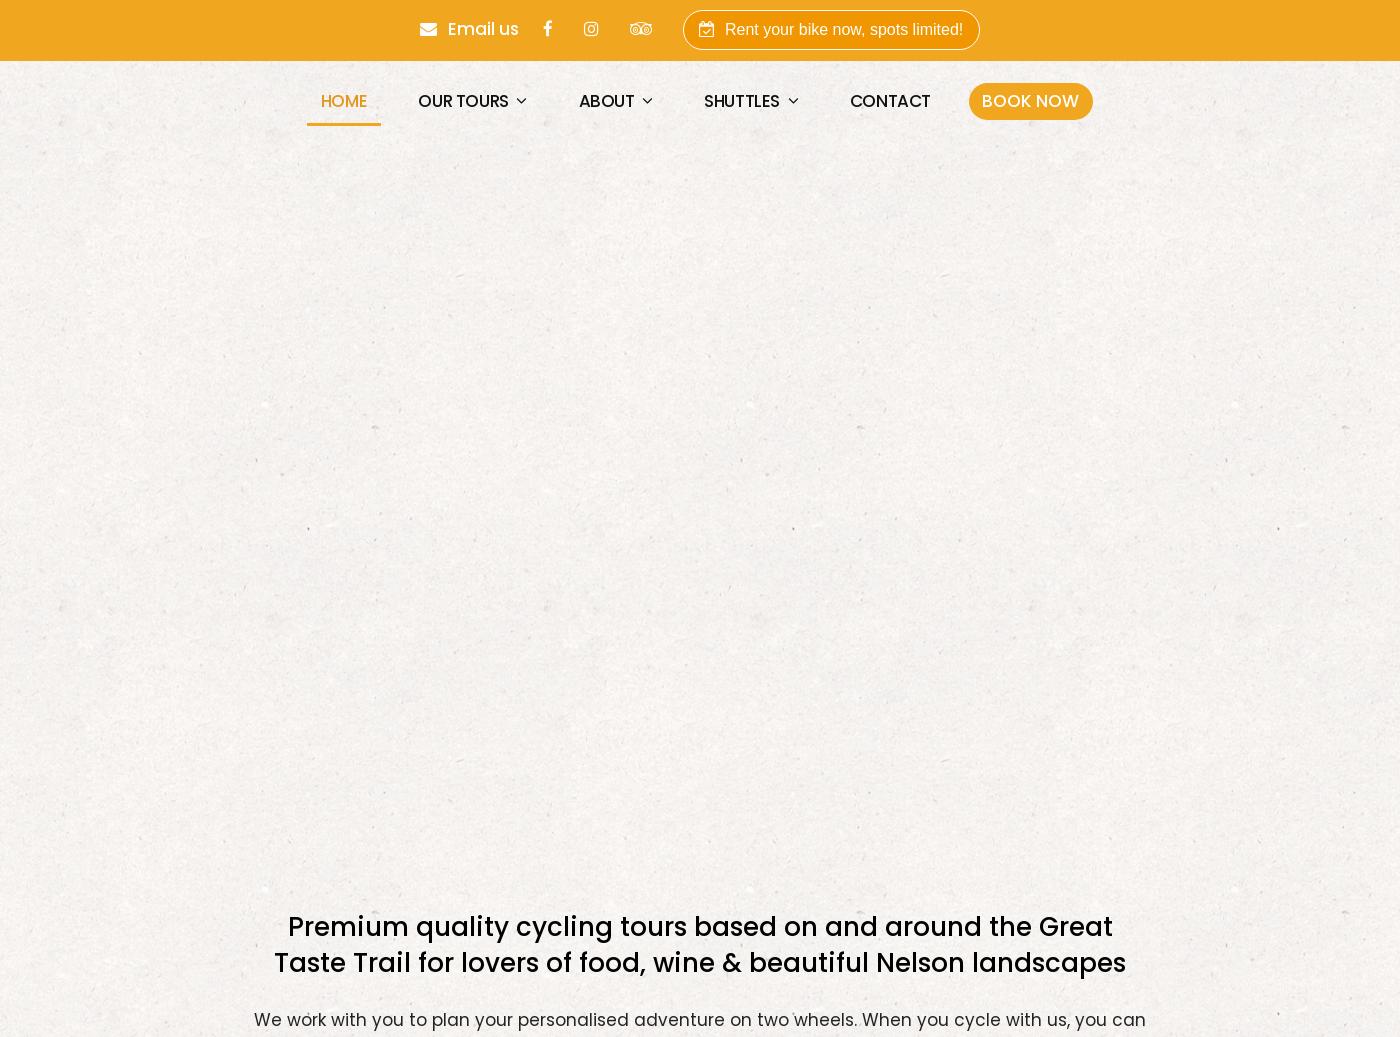 The height and width of the screenshot is (1037, 1400). What do you see at coordinates (506, 293) in the screenshot?
I see `'Single Day Tours'` at bounding box center [506, 293].